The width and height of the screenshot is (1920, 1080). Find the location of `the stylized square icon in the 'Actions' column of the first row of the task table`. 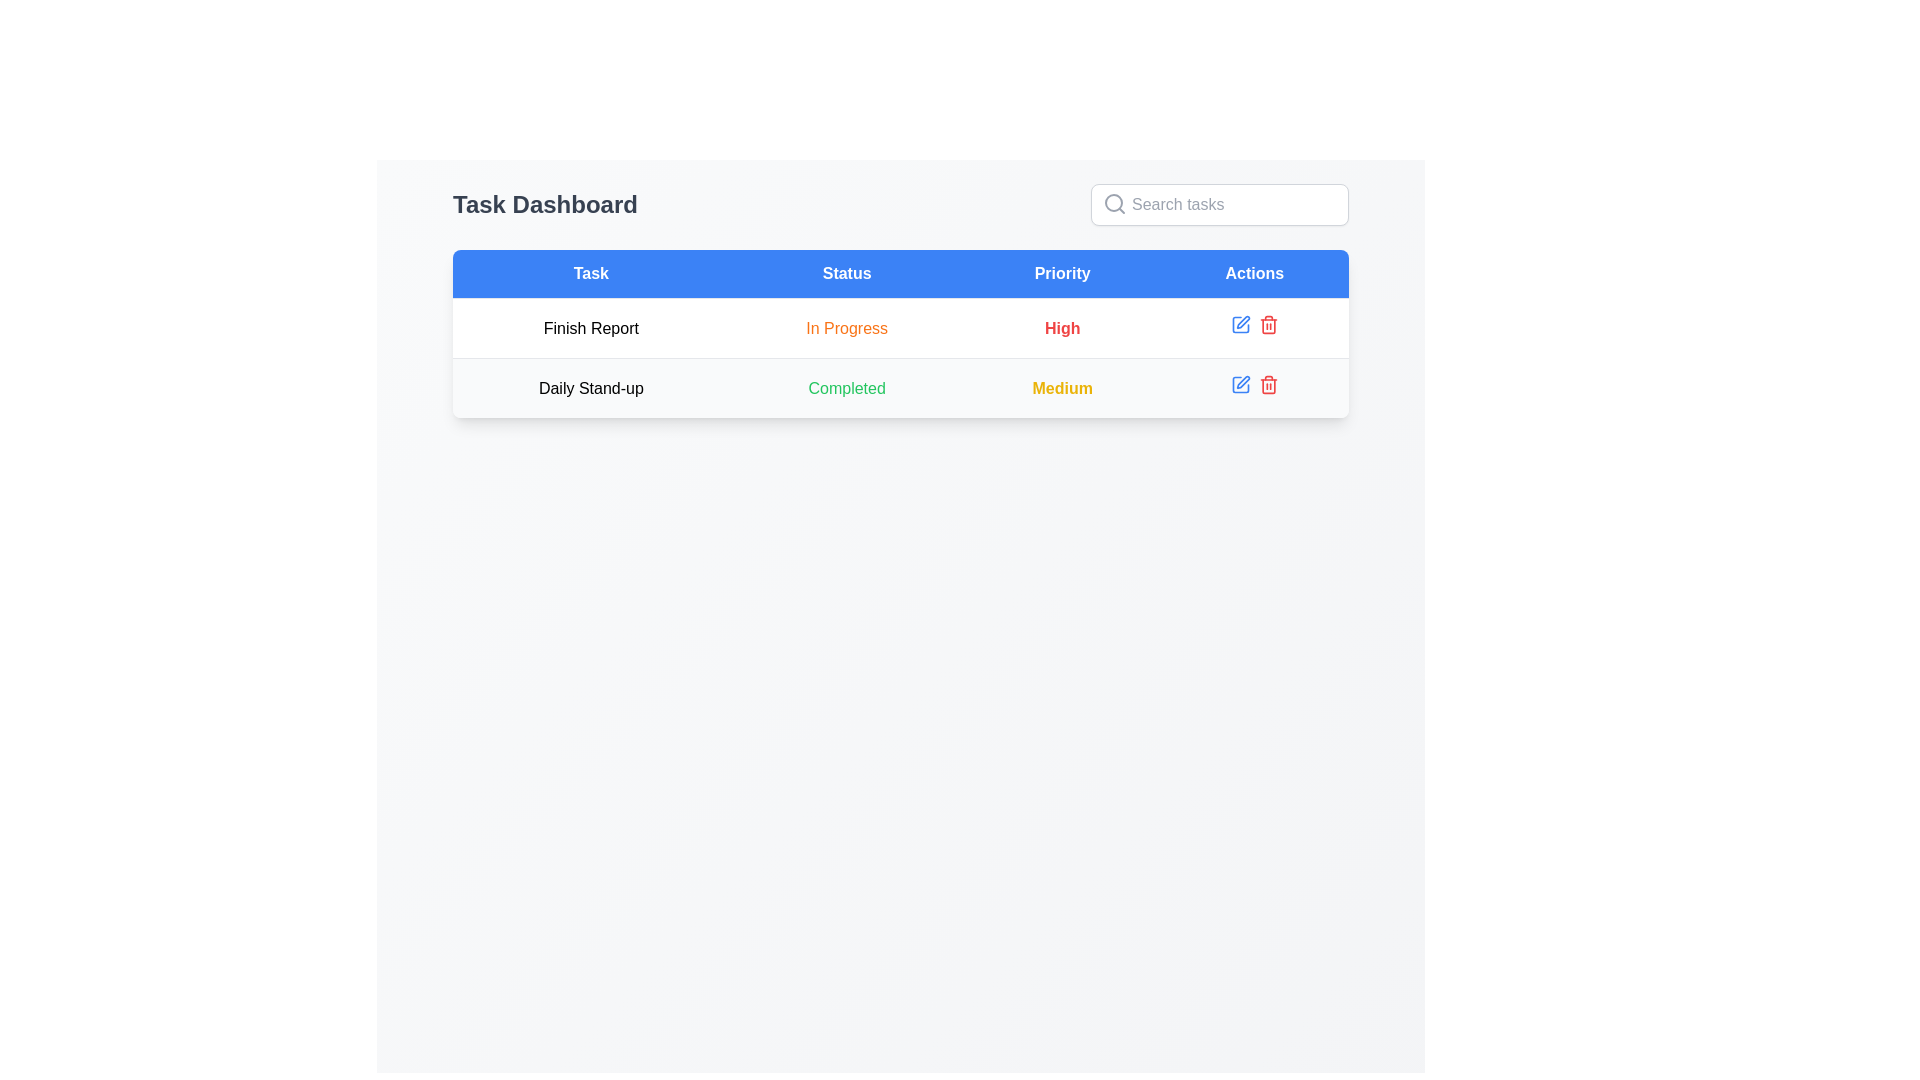

the stylized square icon in the 'Actions' column of the first row of the task table is located at coordinates (1239, 323).